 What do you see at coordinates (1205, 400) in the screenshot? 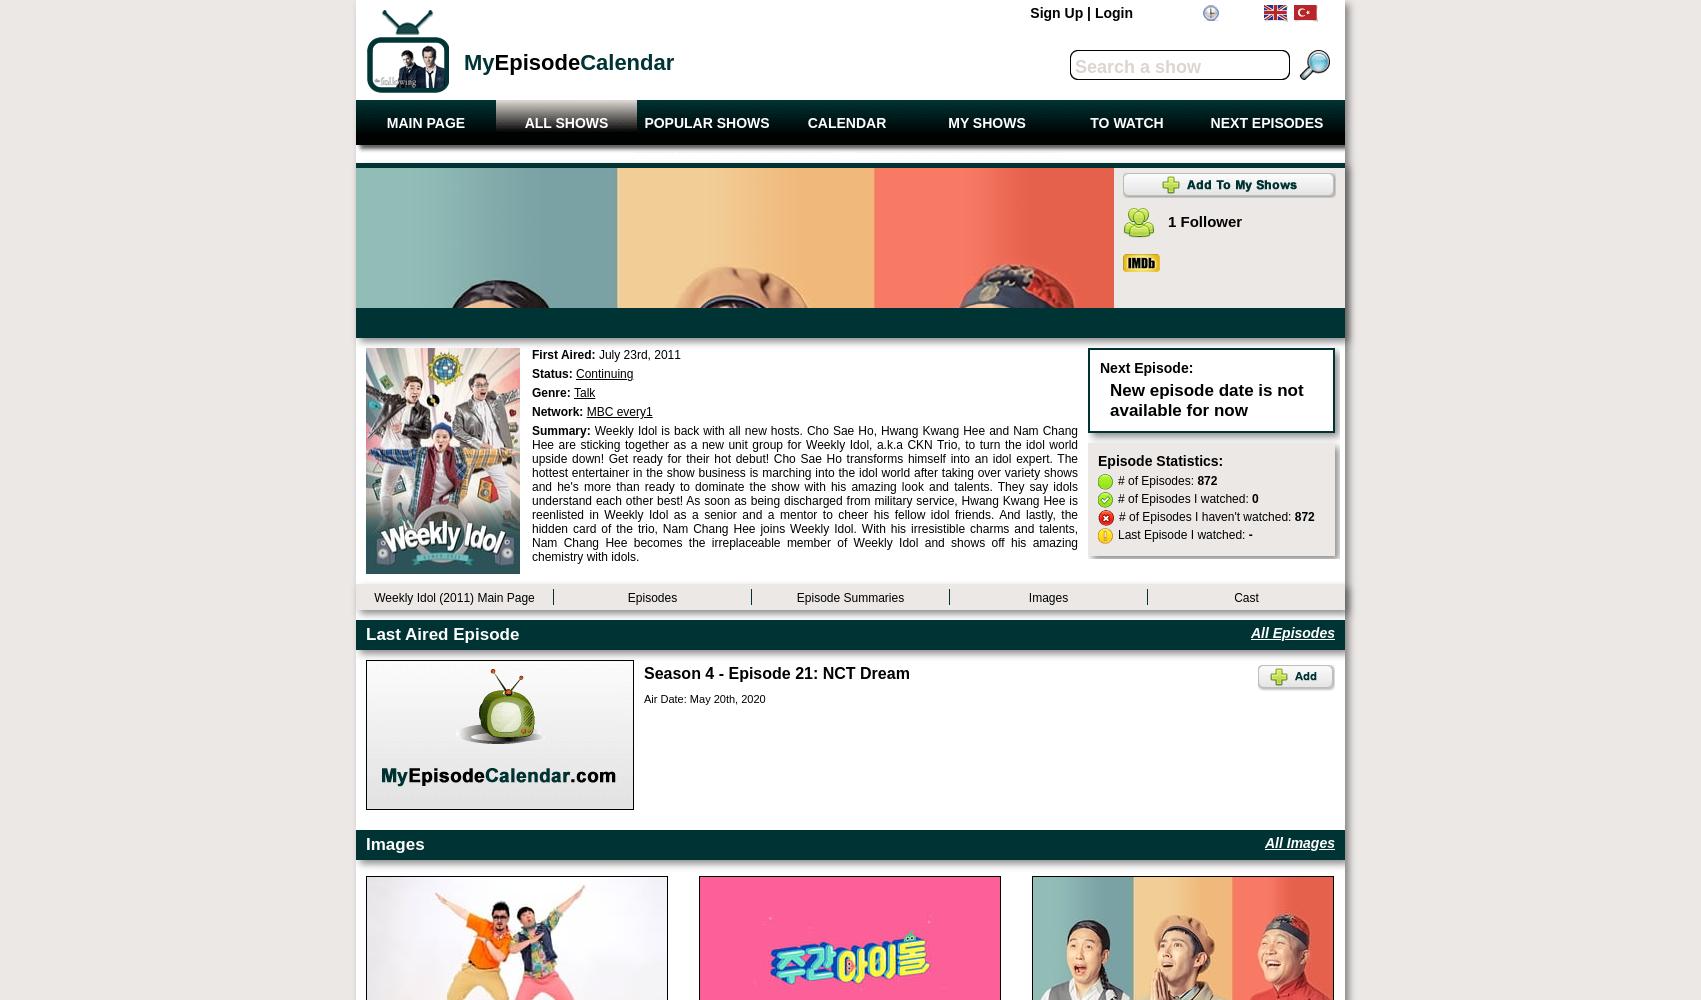
I see `'New episode date is not available for now'` at bounding box center [1205, 400].